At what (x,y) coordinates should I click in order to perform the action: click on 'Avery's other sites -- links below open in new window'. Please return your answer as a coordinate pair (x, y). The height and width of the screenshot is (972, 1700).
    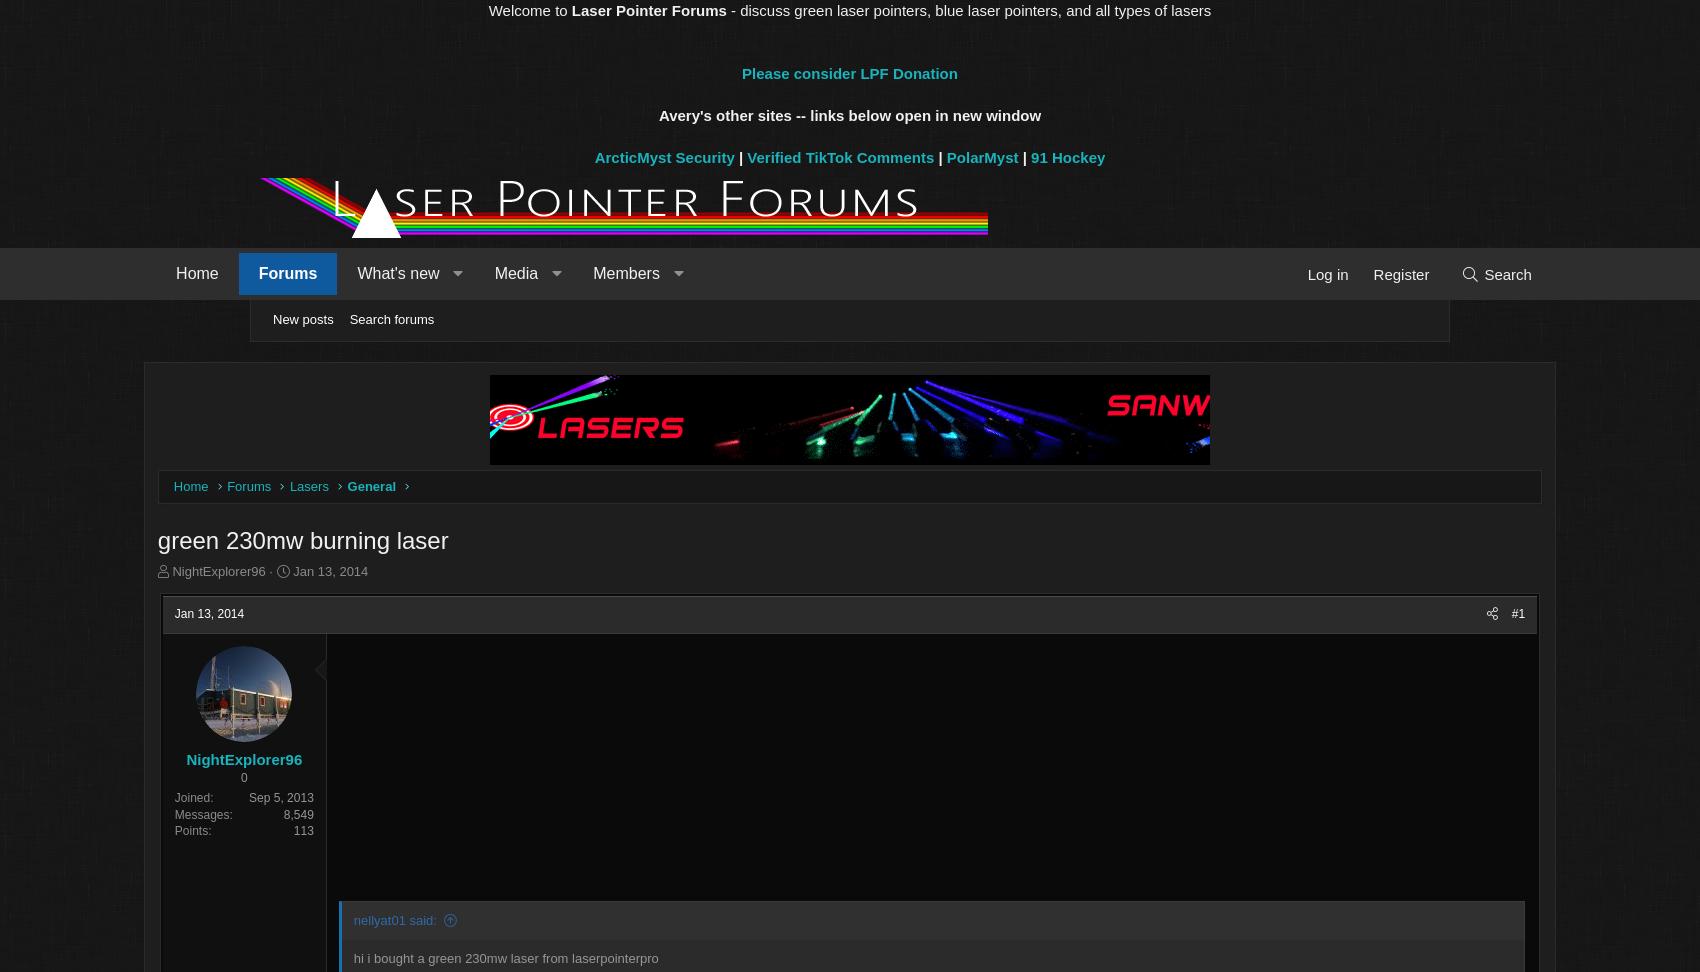
    Looking at the image, I should click on (848, 114).